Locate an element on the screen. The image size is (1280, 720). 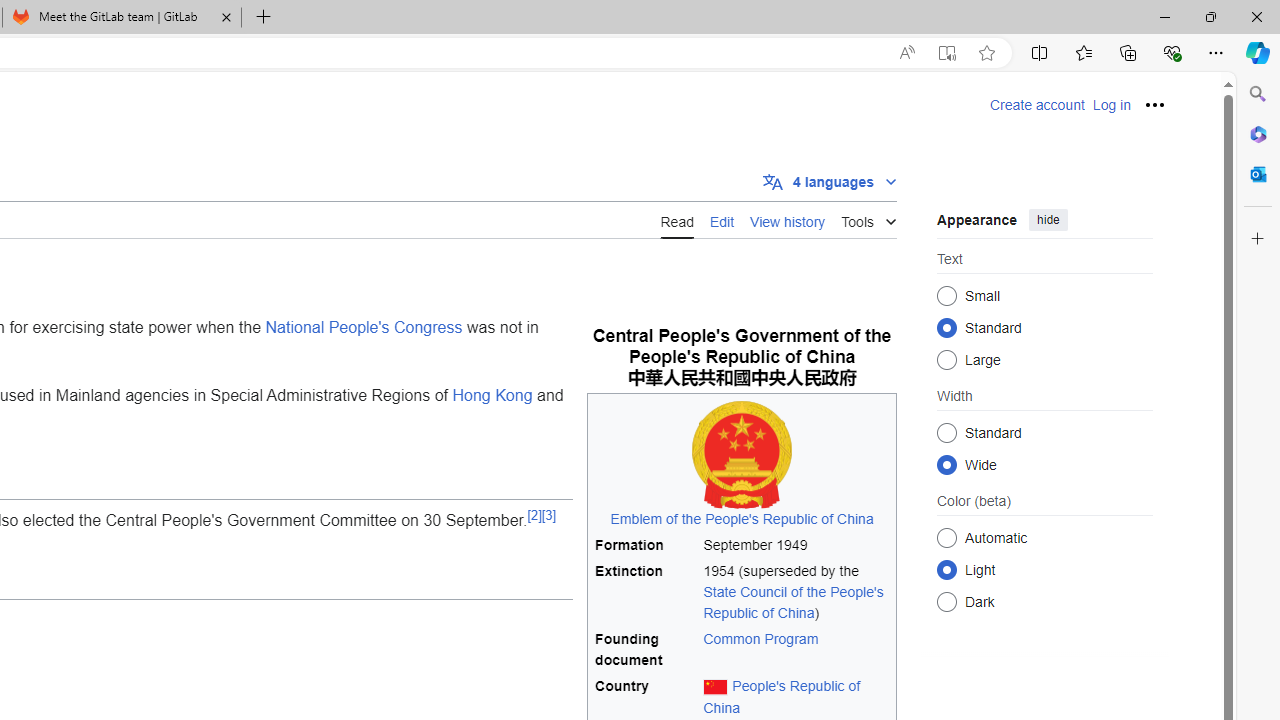
'Log in' is located at coordinates (1110, 105).